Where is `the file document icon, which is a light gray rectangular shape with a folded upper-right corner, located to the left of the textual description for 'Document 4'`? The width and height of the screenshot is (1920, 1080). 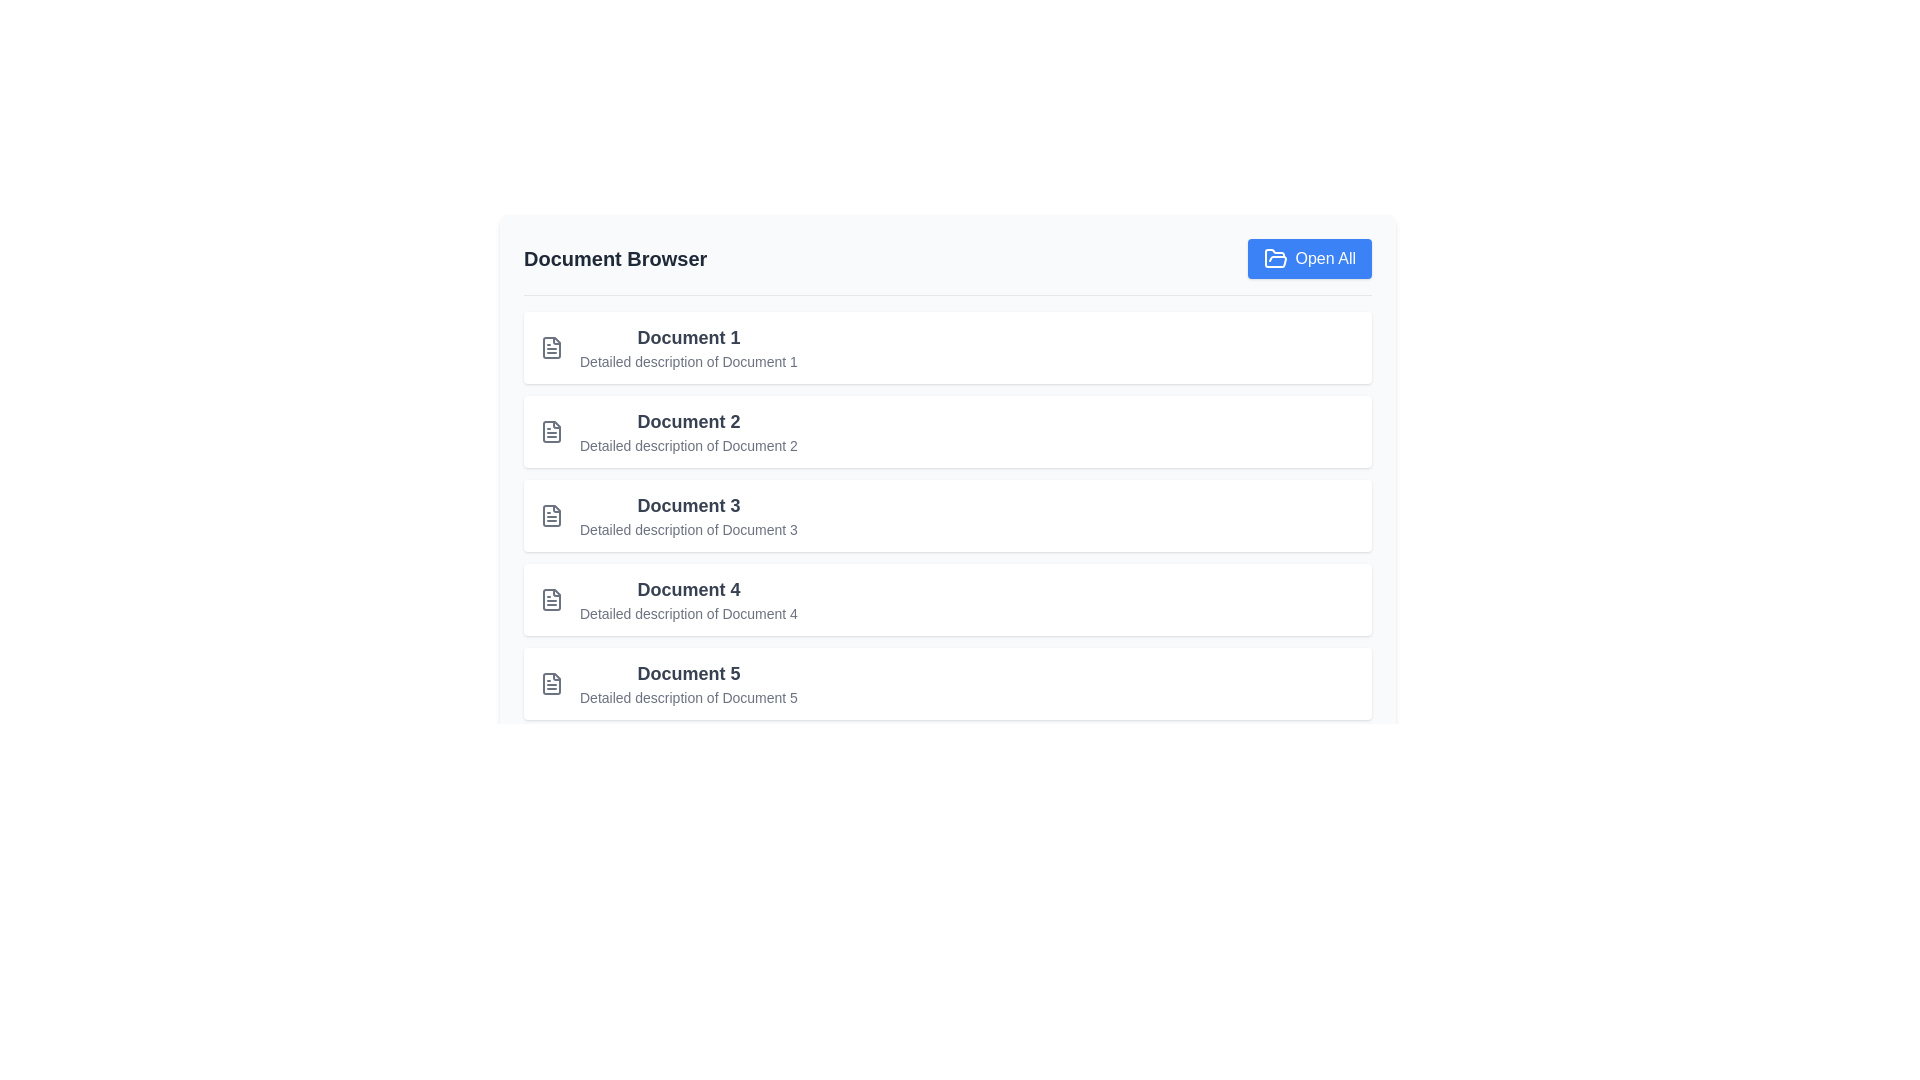 the file document icon, which is a light gray rectangular shape with a folded upper-right corner, located to the left of the textual description for 'Document 4' is located at coordinates (552, 599).